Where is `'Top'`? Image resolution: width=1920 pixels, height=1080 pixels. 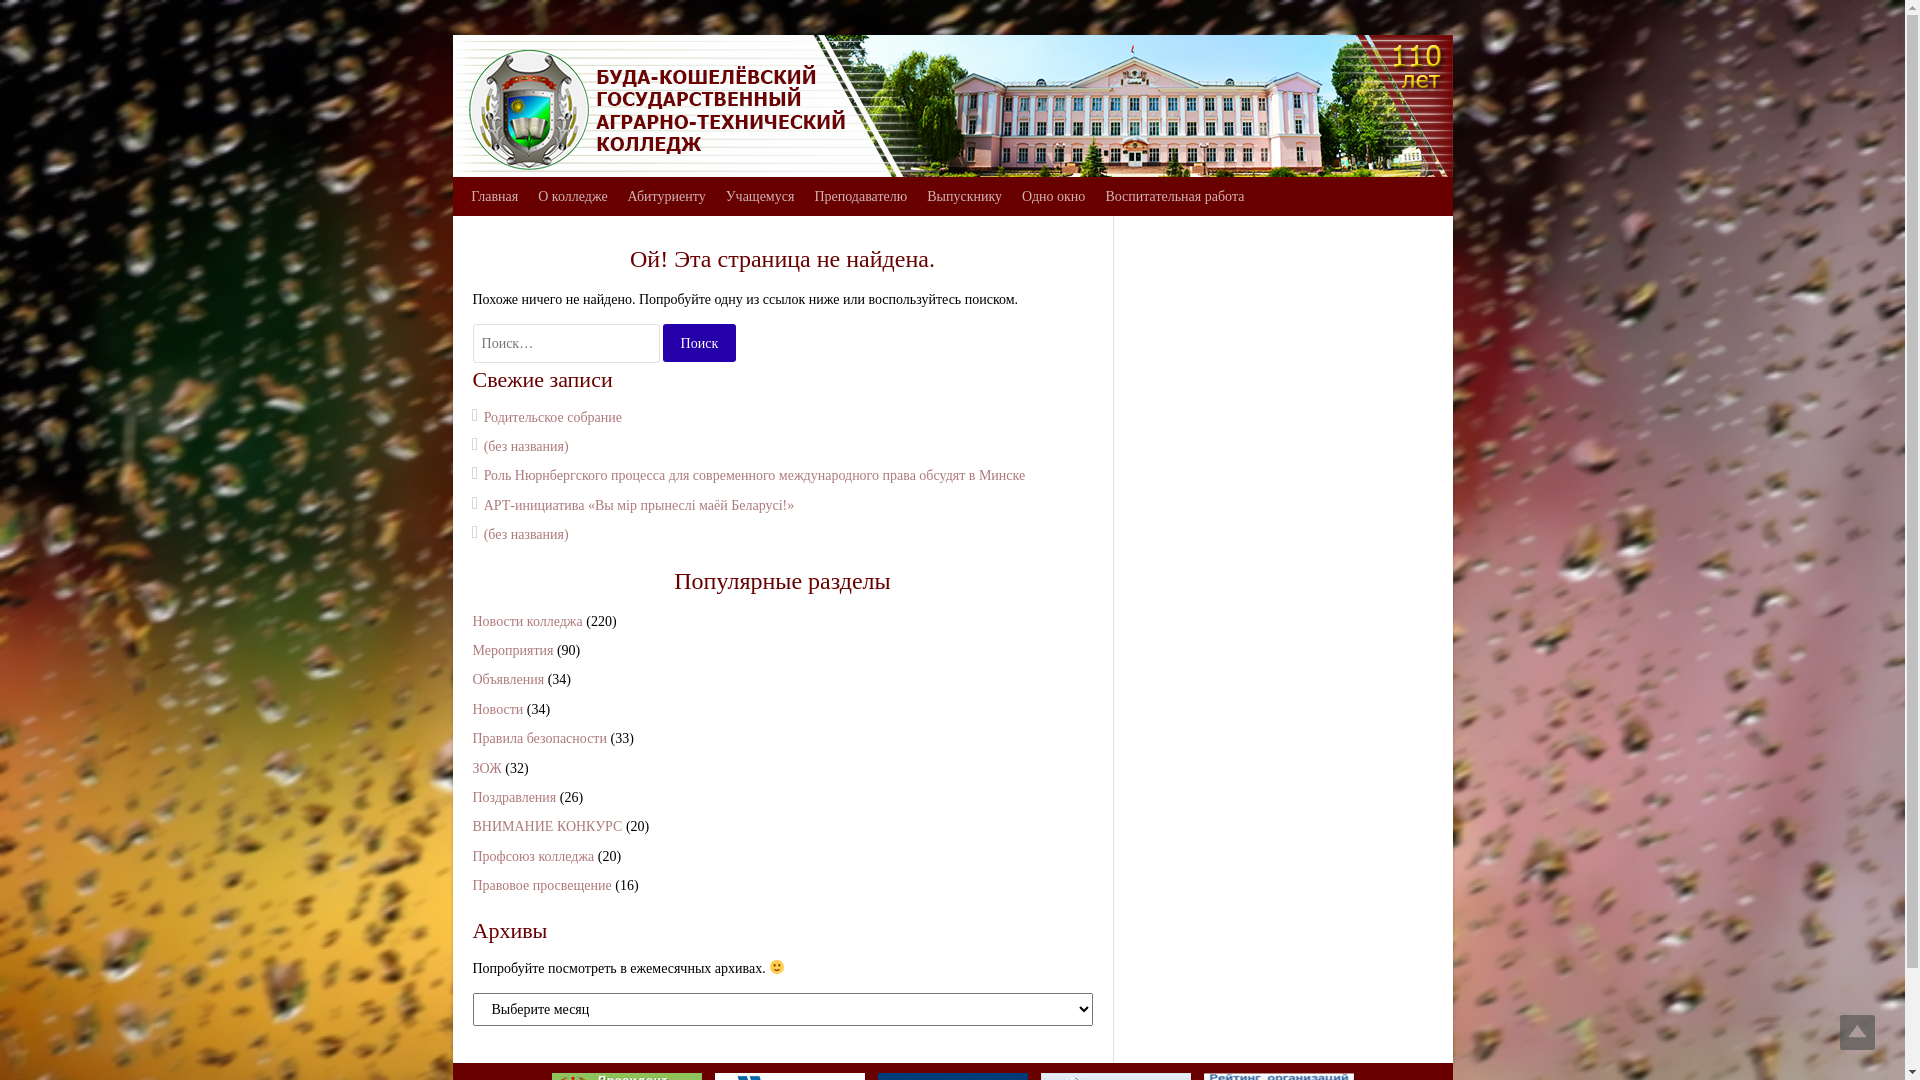
'Top' is located at coordinates (1856, 1032).